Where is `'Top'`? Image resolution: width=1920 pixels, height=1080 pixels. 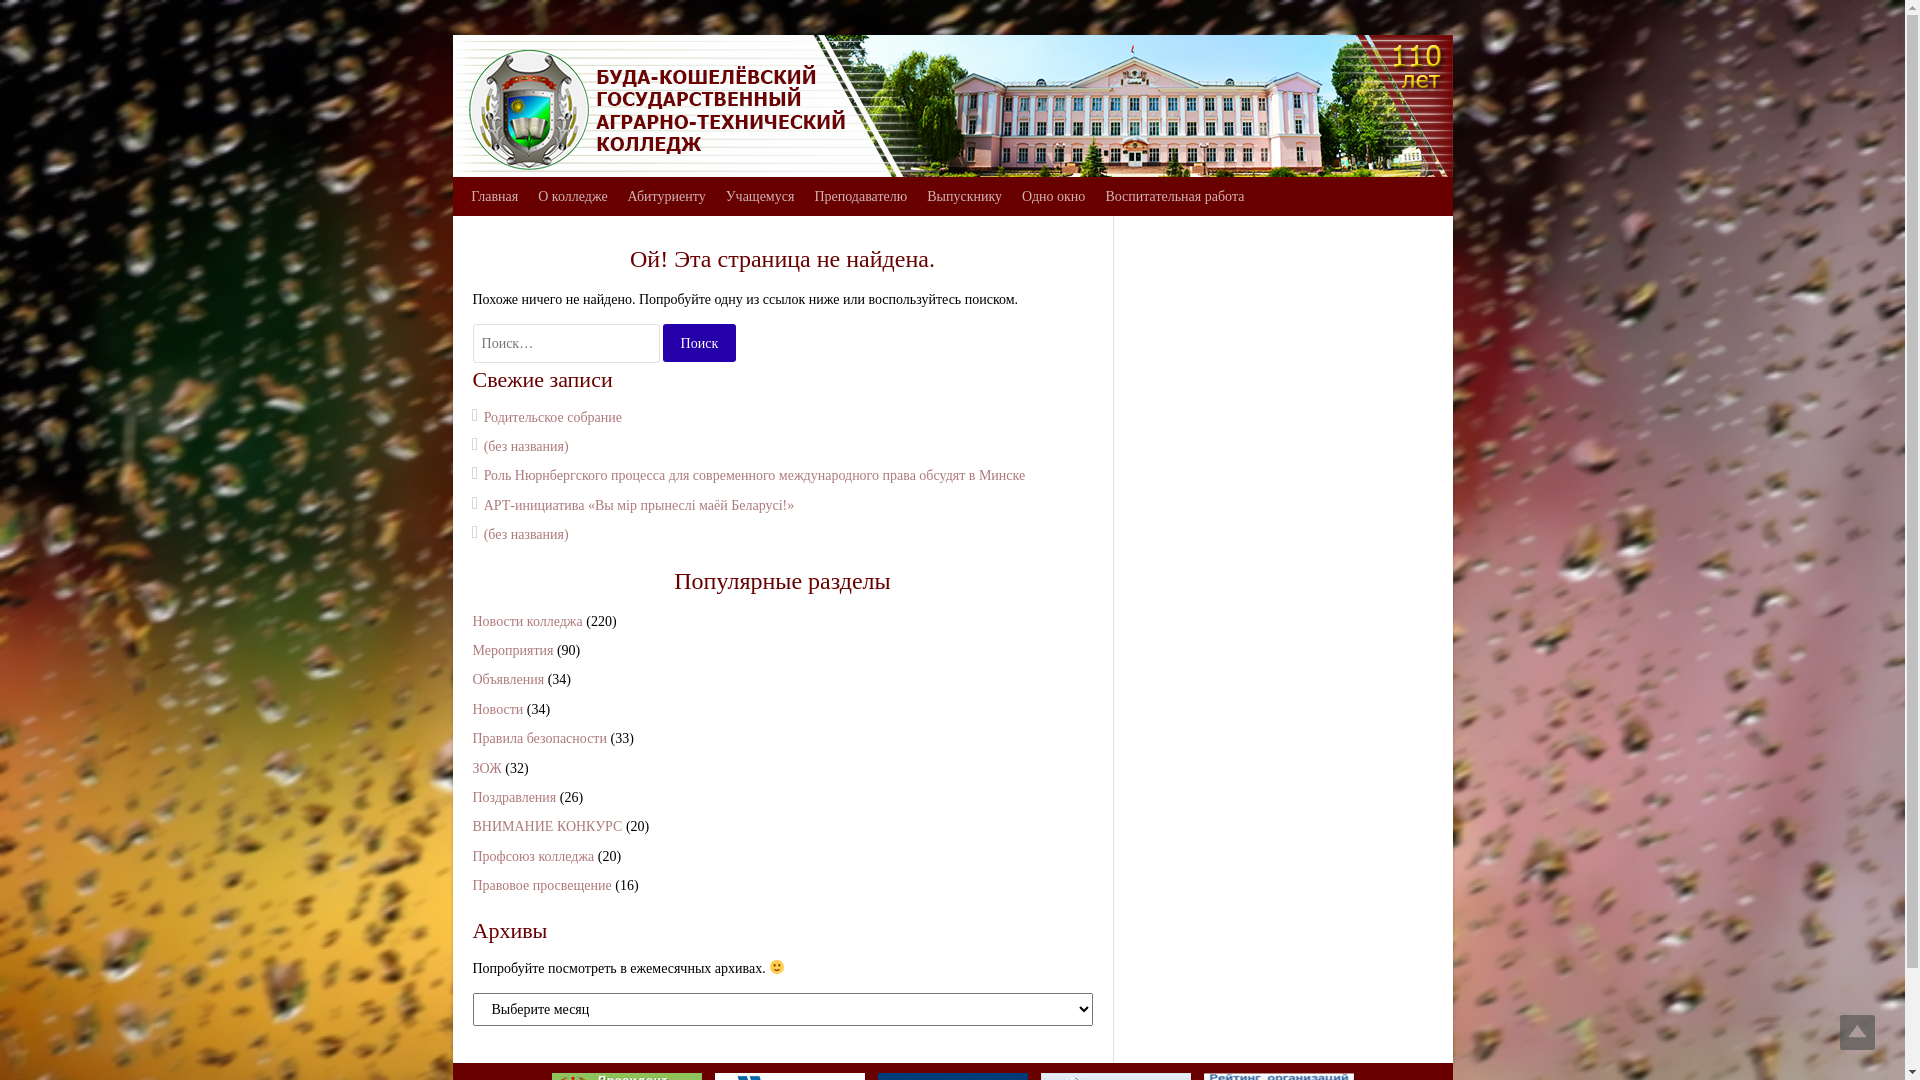
'Top' is located at coordinates (1856, 1032).